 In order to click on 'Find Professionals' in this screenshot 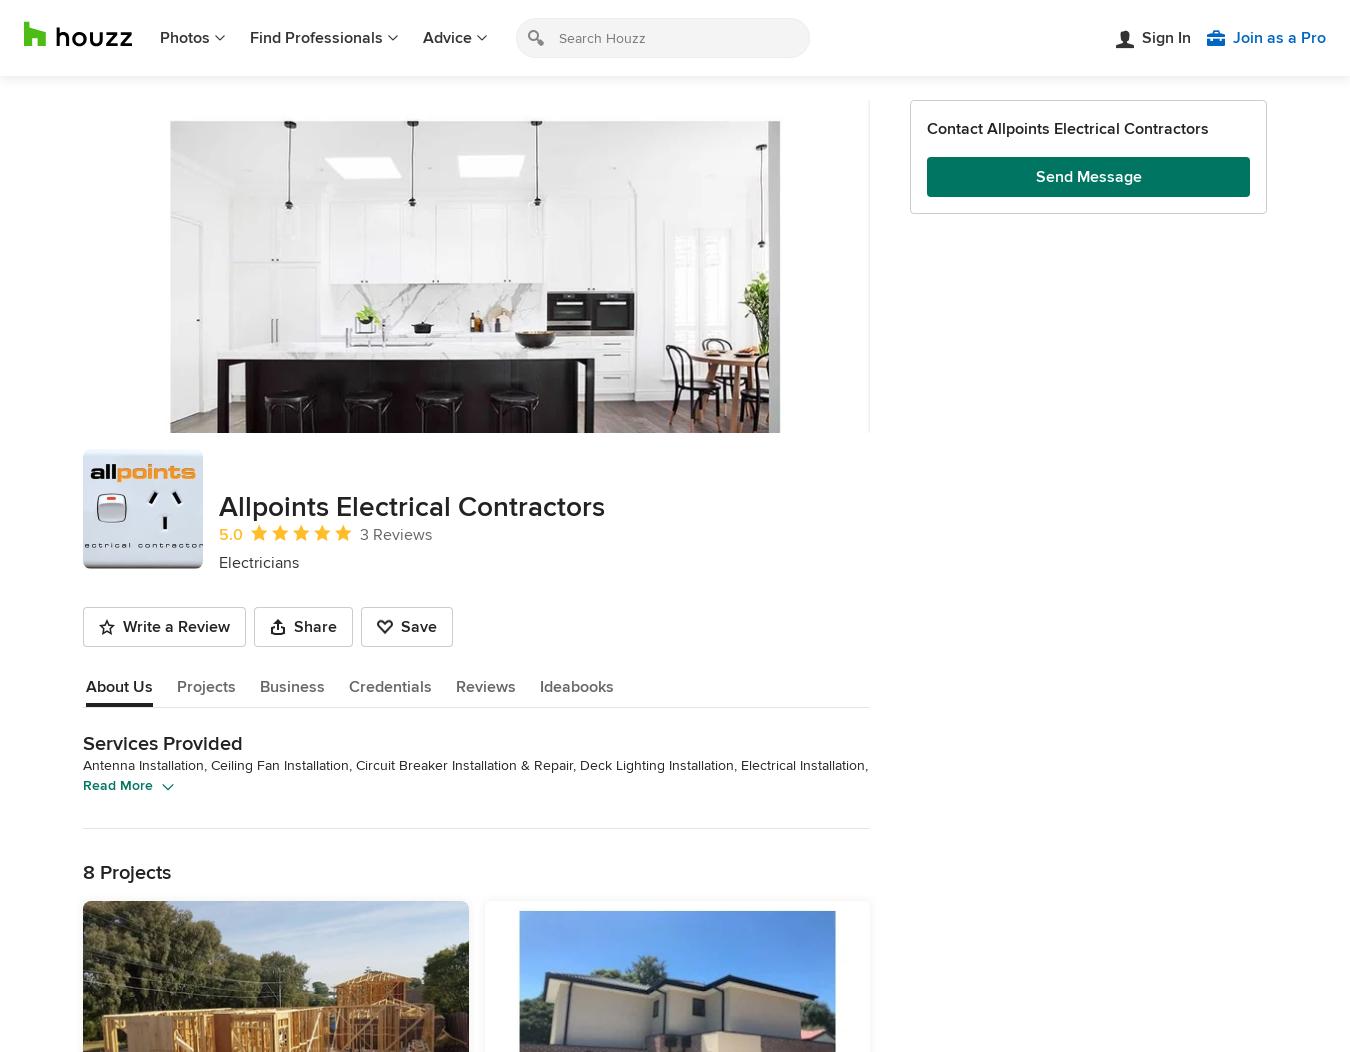, I will do `click(315, 37)`.